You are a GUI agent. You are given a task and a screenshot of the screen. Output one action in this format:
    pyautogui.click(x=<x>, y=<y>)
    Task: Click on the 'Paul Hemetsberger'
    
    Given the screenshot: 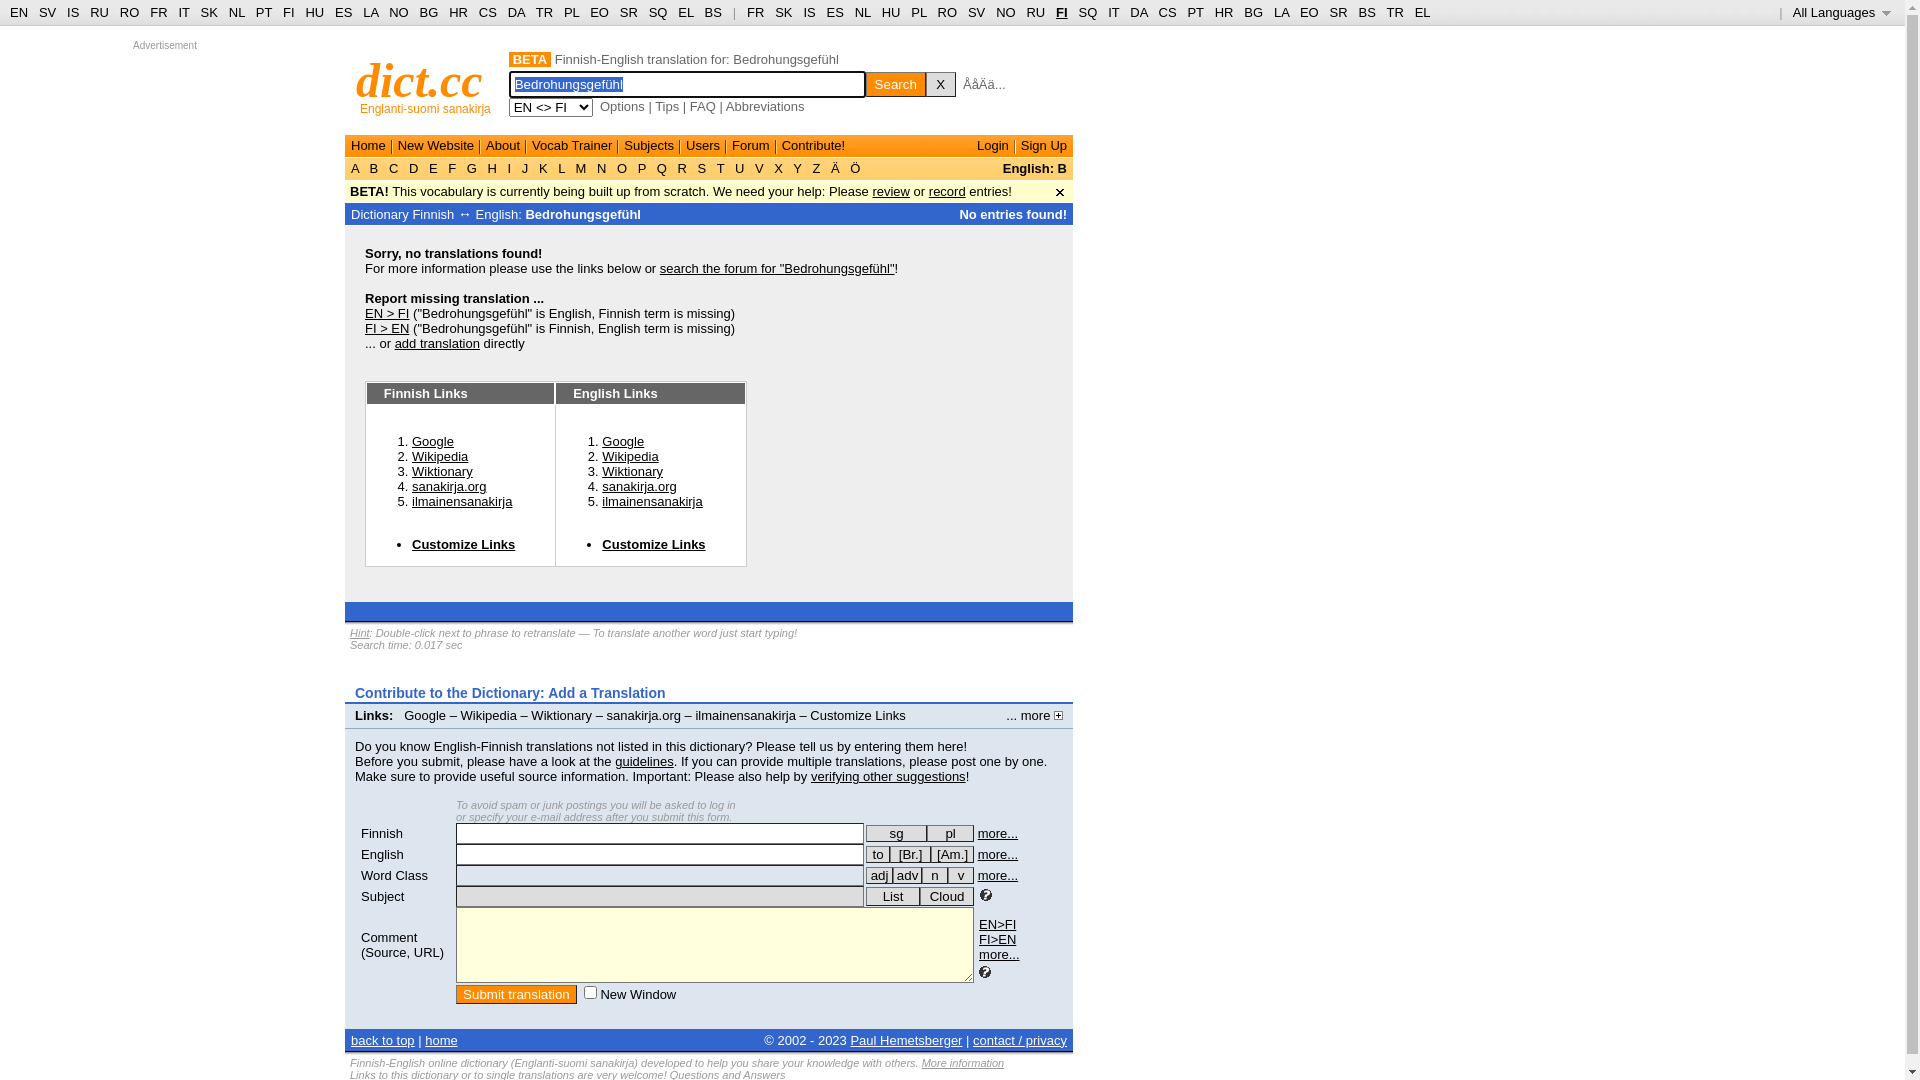 What is the action you would take?
    pyautogui.click(x=905, y=1039)
    